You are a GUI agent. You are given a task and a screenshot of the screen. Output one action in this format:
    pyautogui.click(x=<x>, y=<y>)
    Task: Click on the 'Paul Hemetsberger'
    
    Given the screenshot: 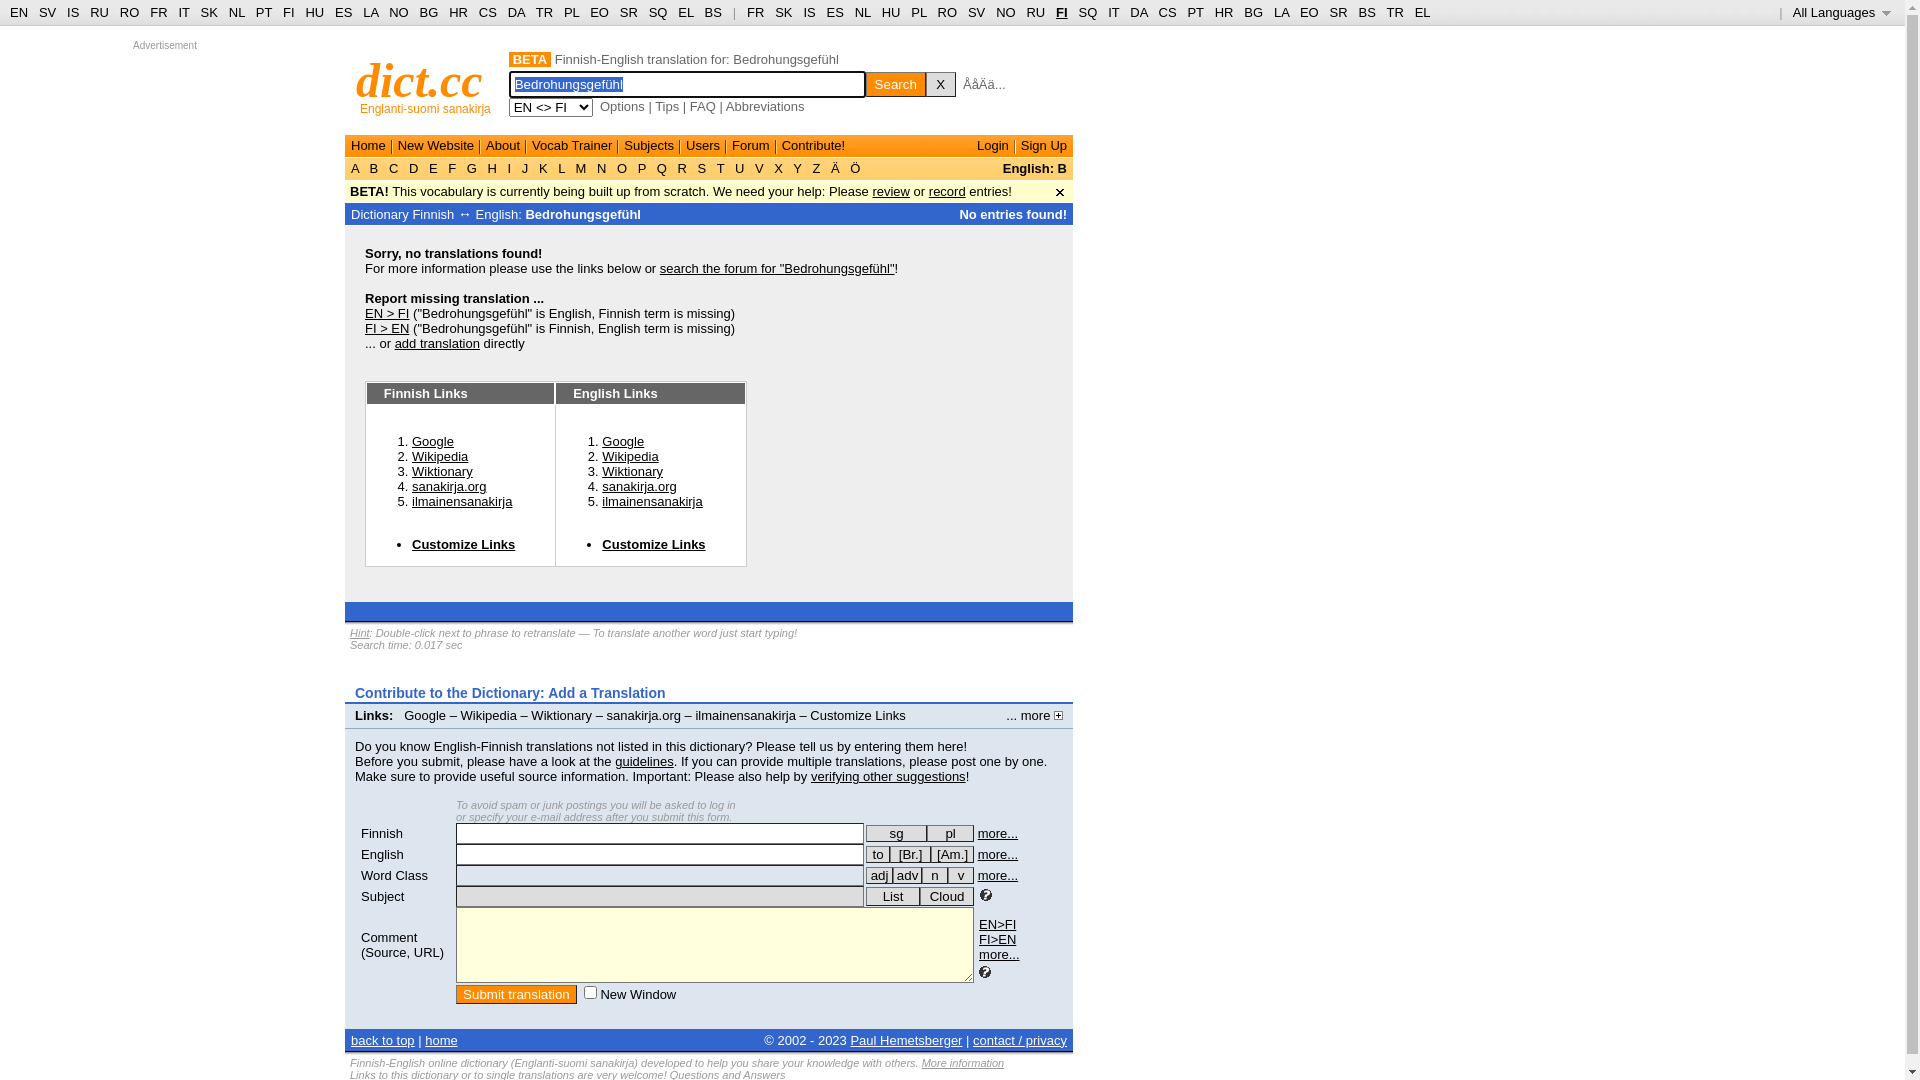 What is the action you would take?
    pyautogui.click(x=905, y=1039)
    